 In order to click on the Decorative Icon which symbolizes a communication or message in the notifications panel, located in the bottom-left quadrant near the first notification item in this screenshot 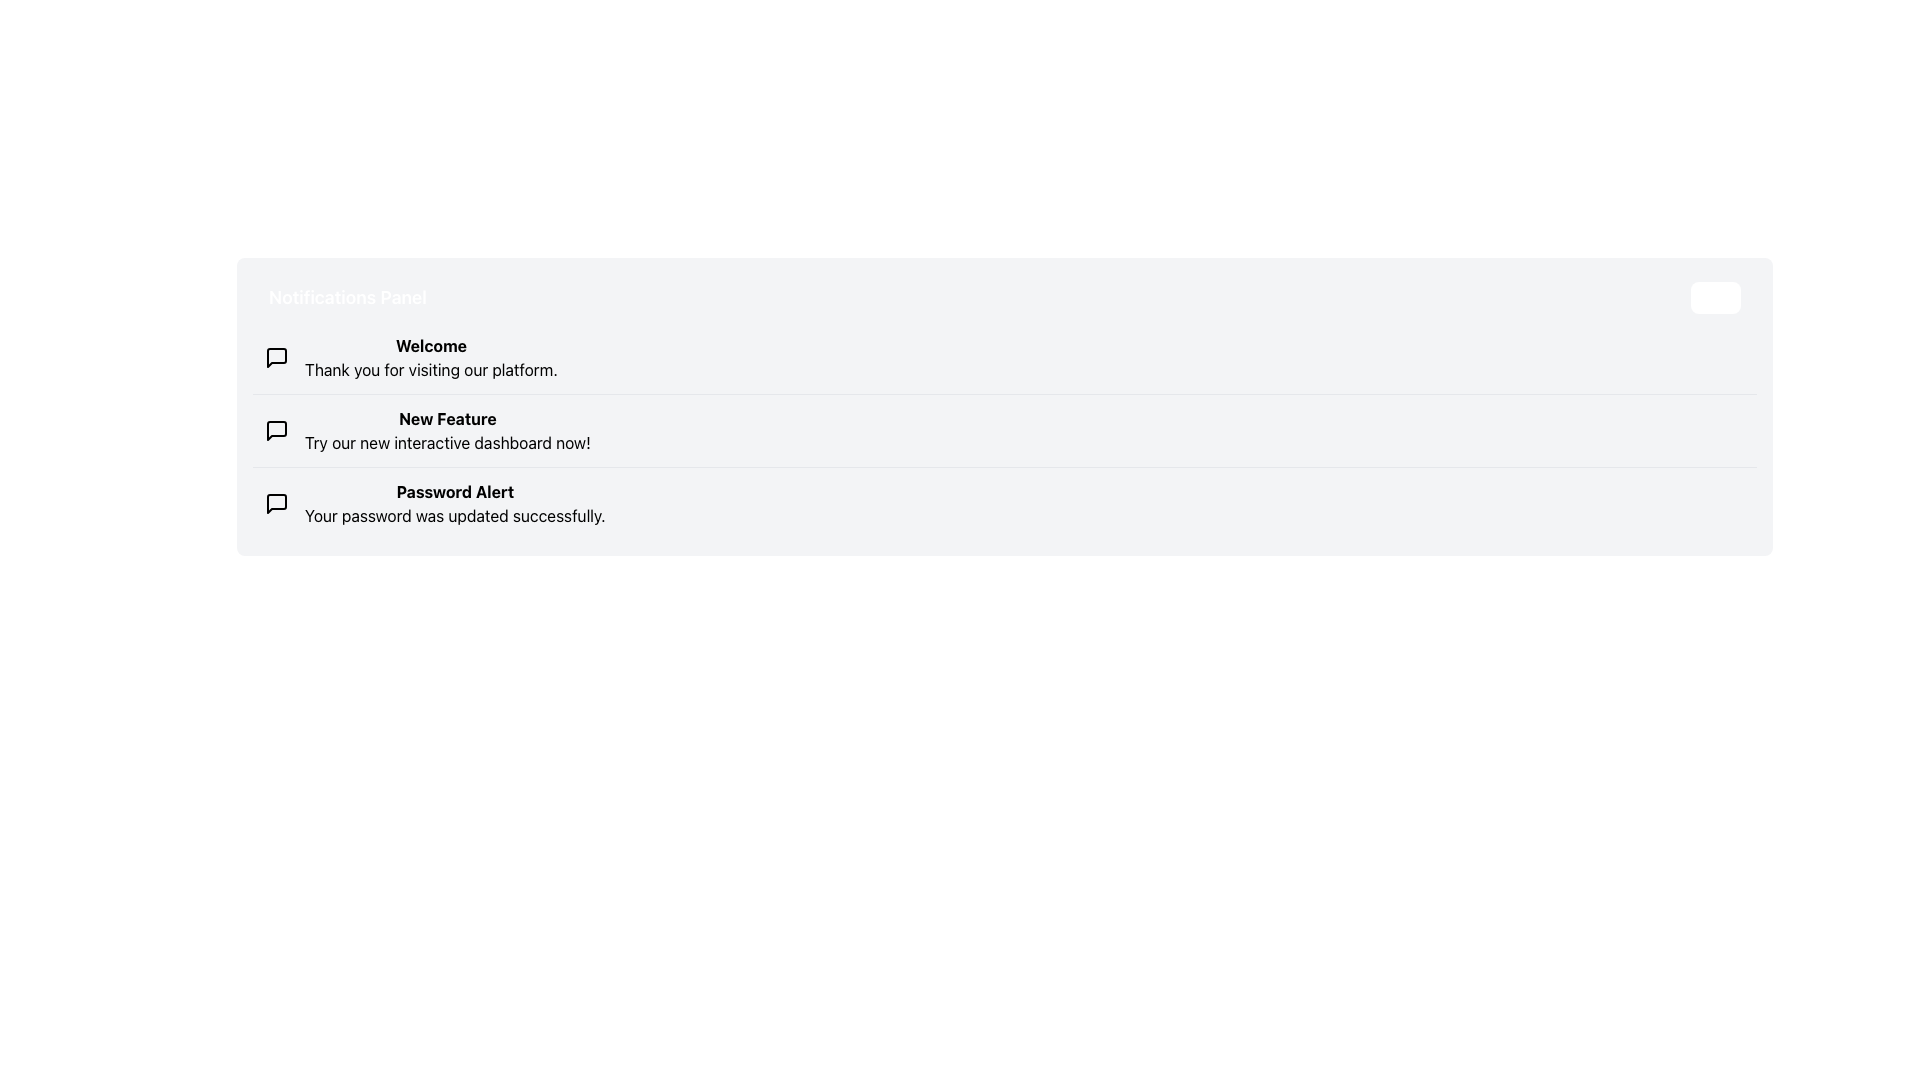, I will do `click(276, 357)`.